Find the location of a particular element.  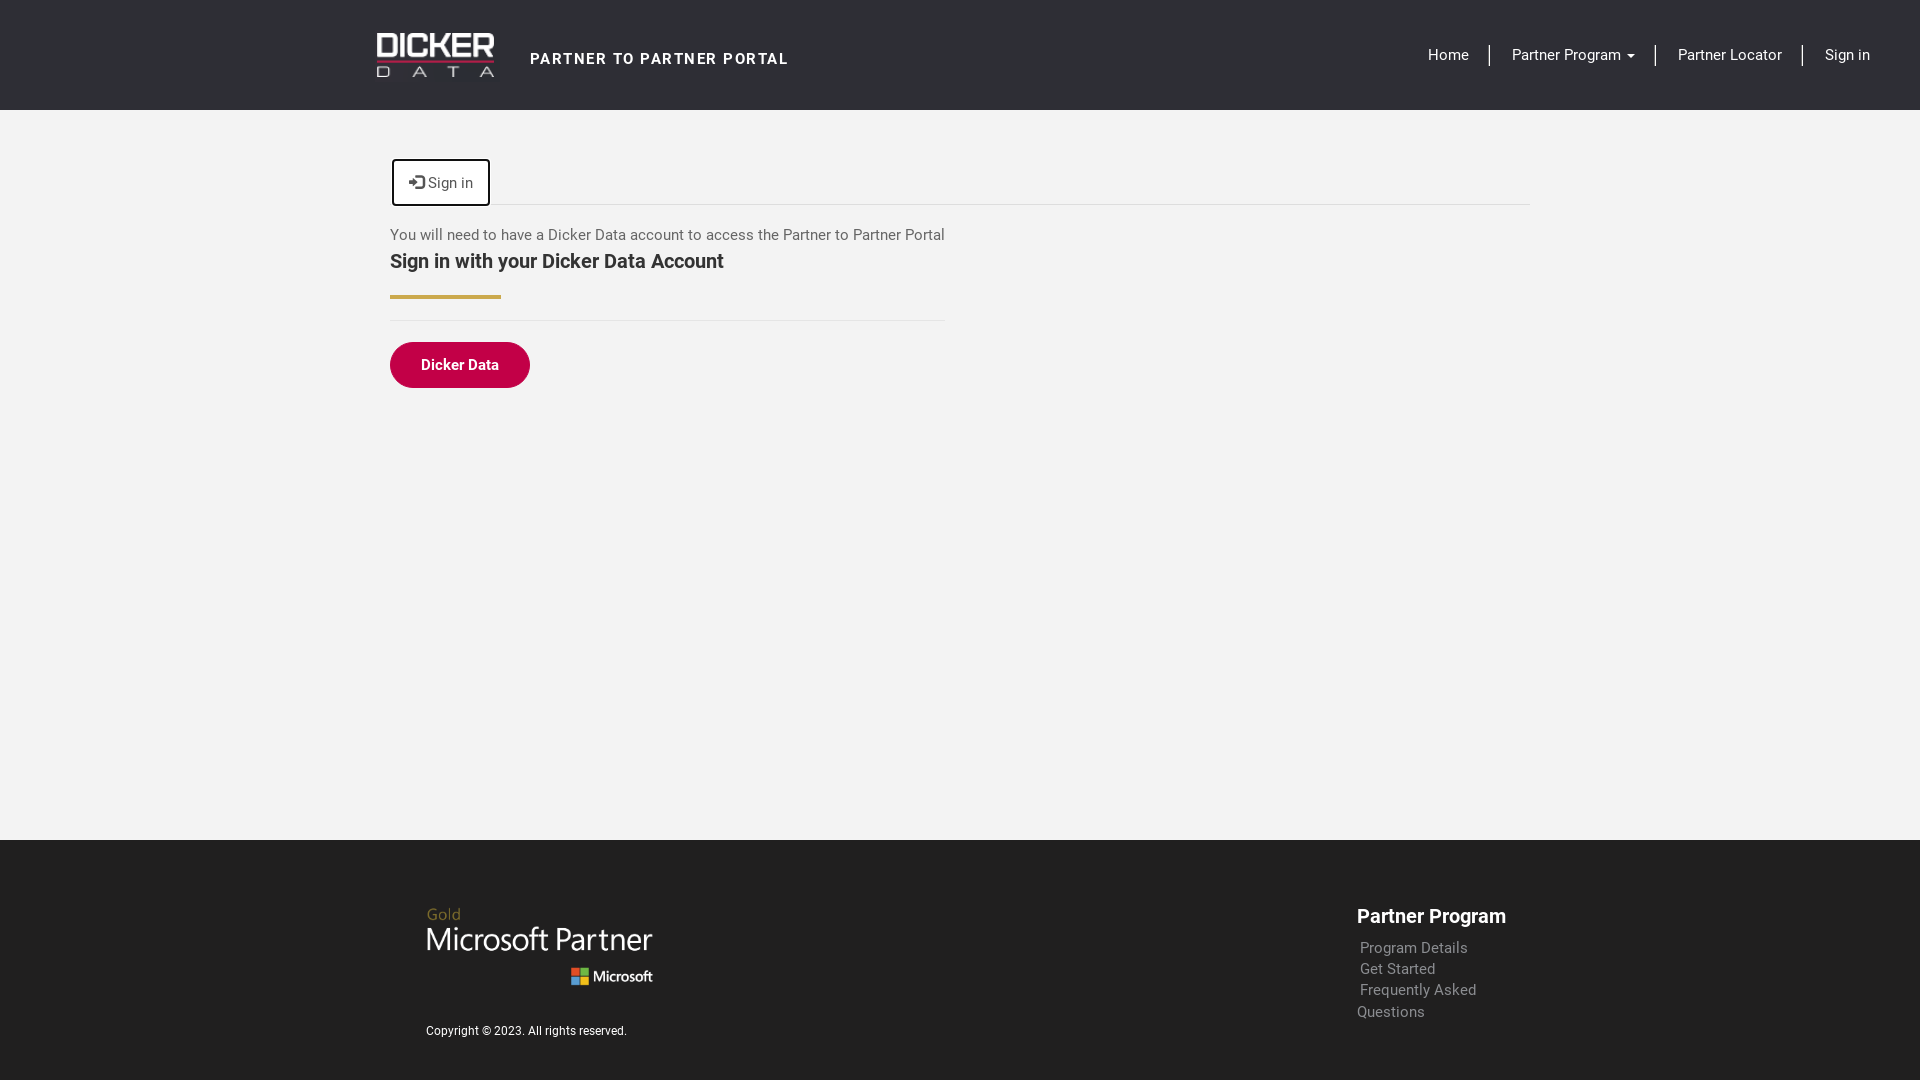

'Sign in' is located at coordinates (393, 182).